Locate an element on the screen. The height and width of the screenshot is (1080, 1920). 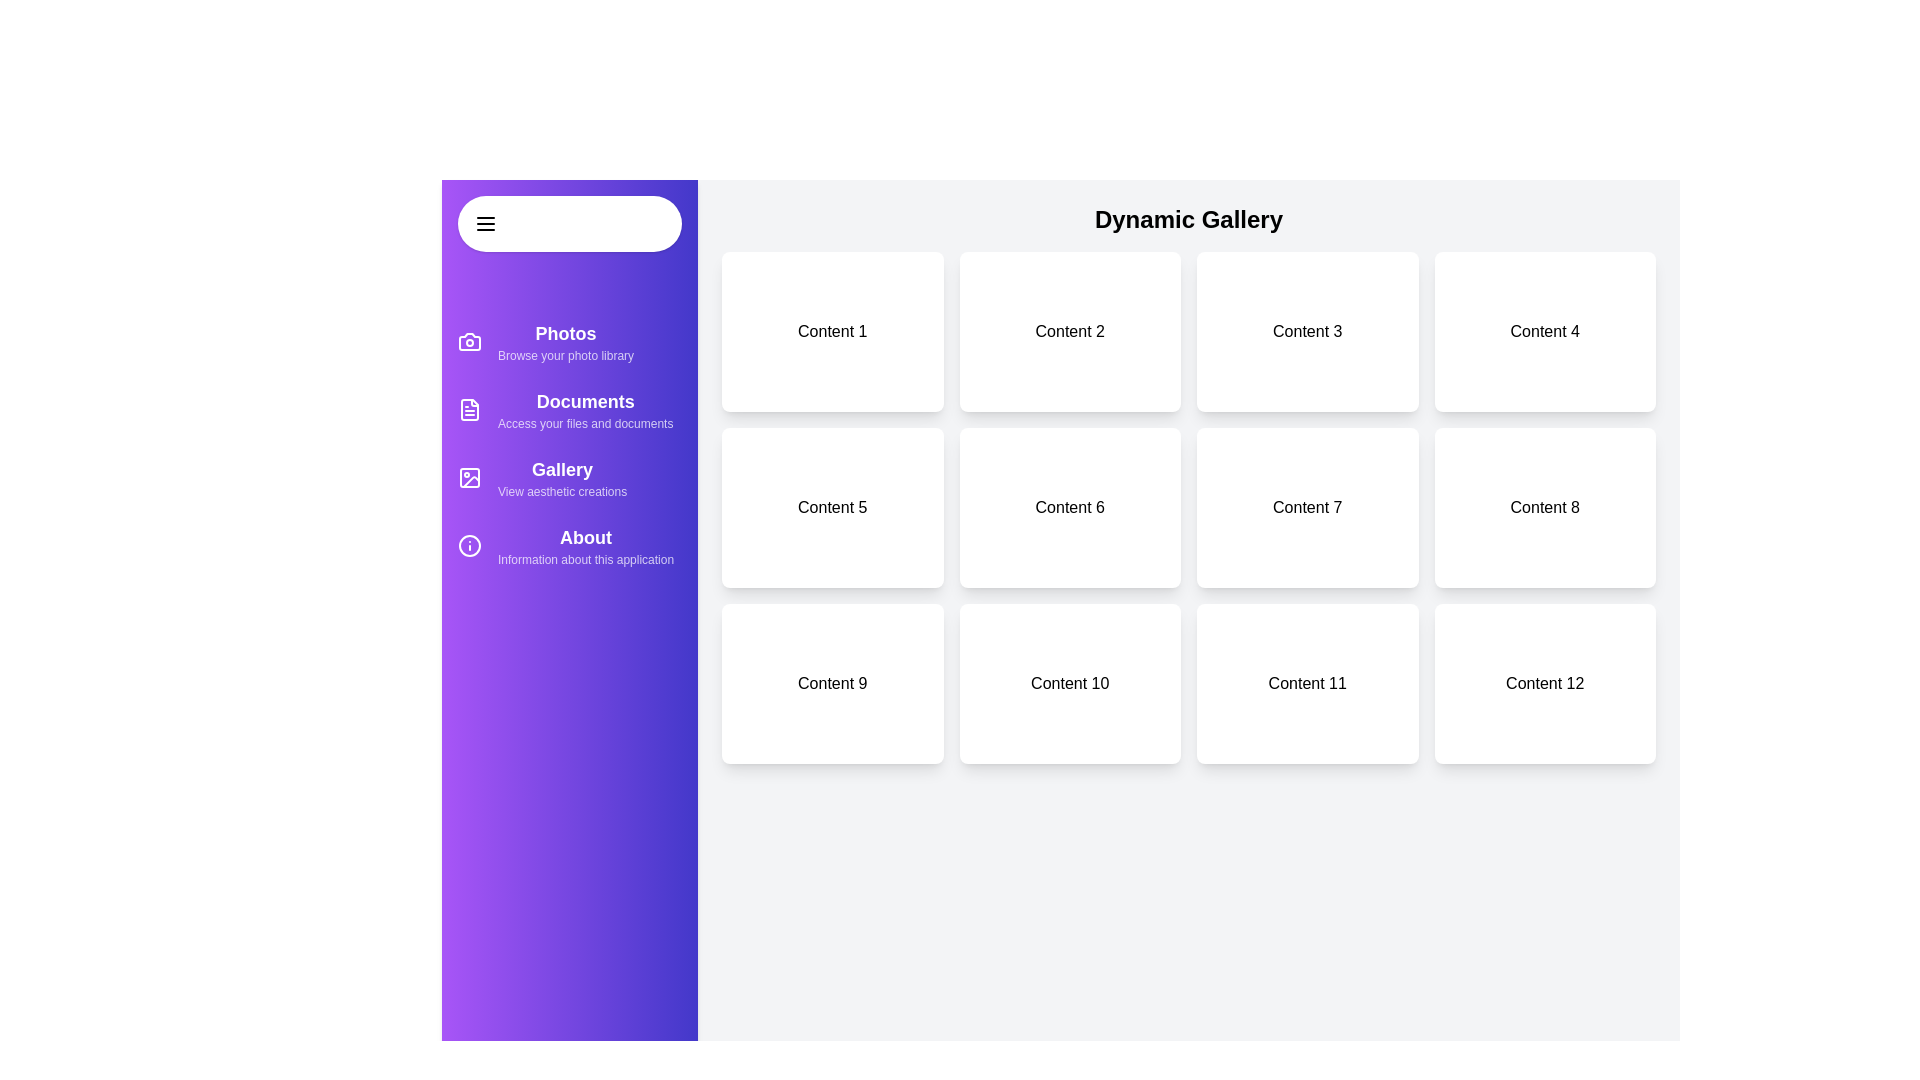
the sidebar icon for About is located at coordinates (469, 546).